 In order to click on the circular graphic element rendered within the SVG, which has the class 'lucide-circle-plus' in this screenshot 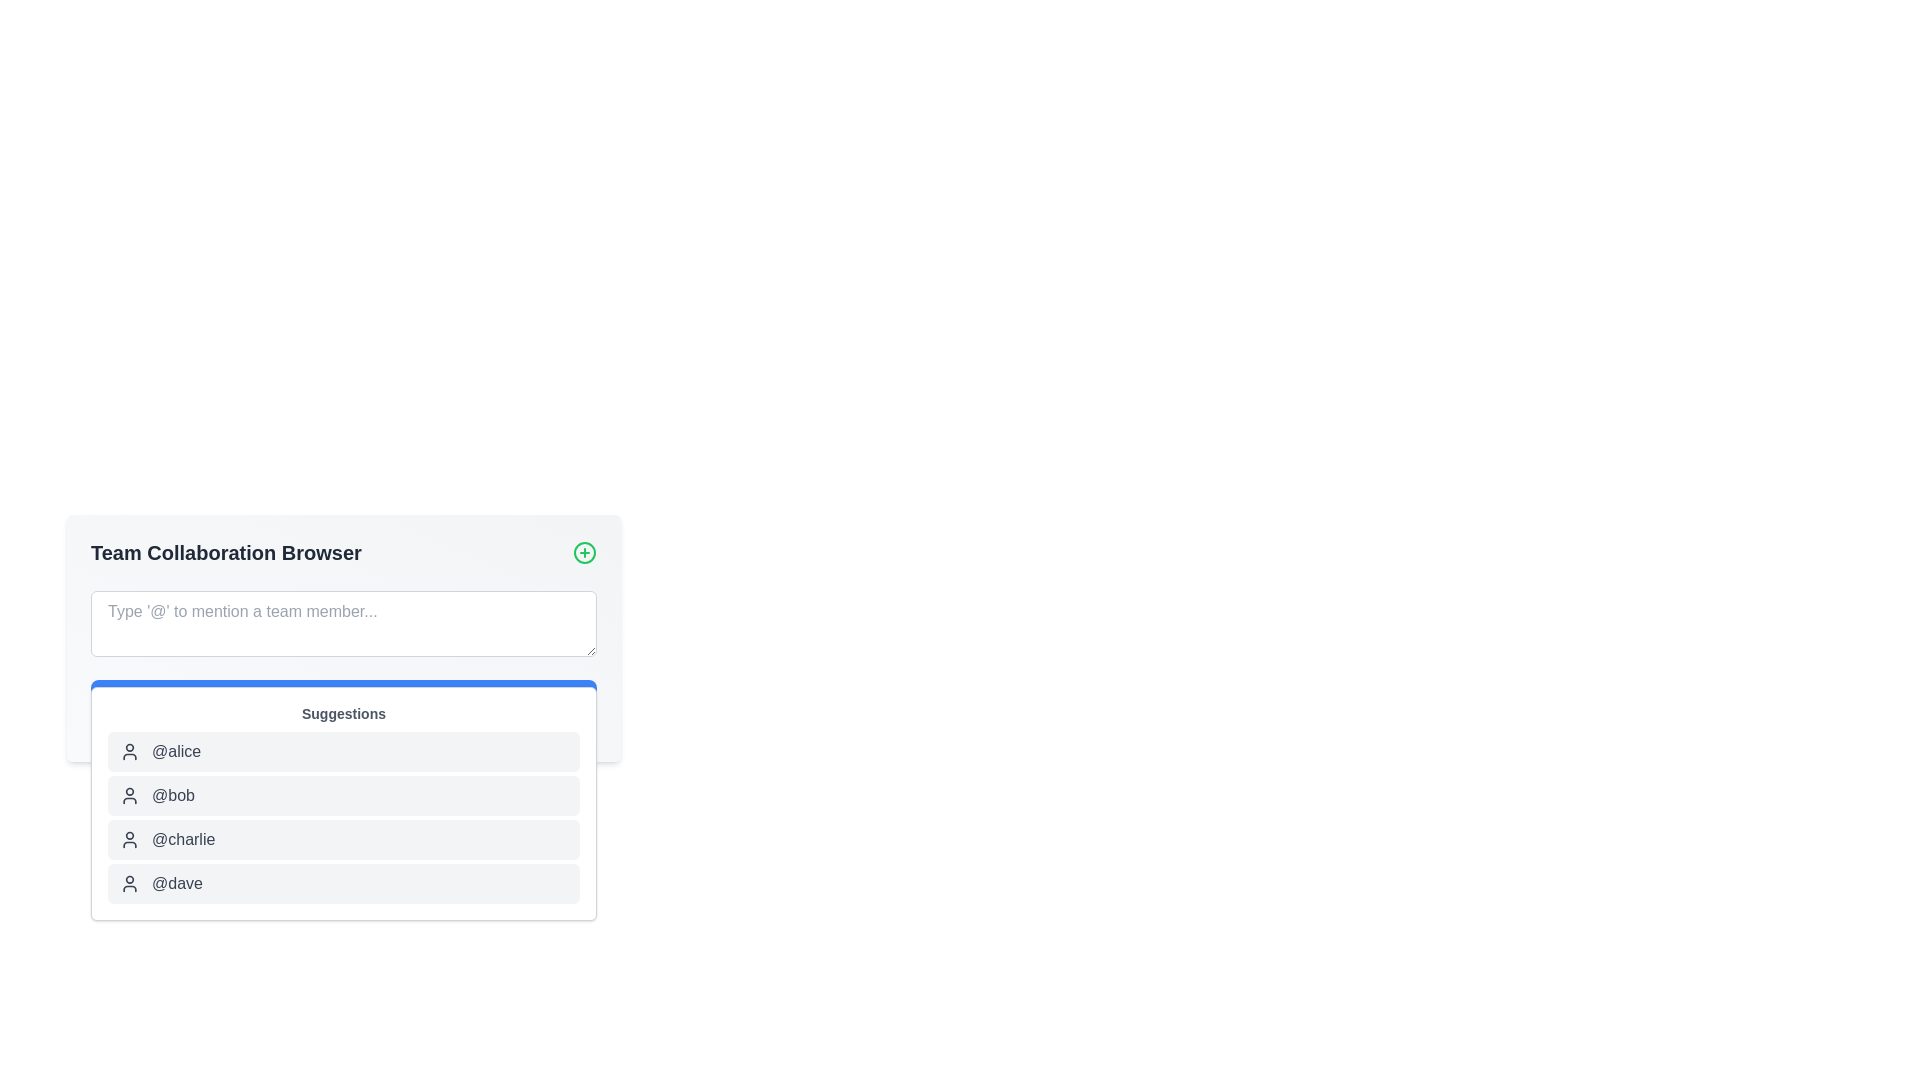, I will do `click(584, 552)`.